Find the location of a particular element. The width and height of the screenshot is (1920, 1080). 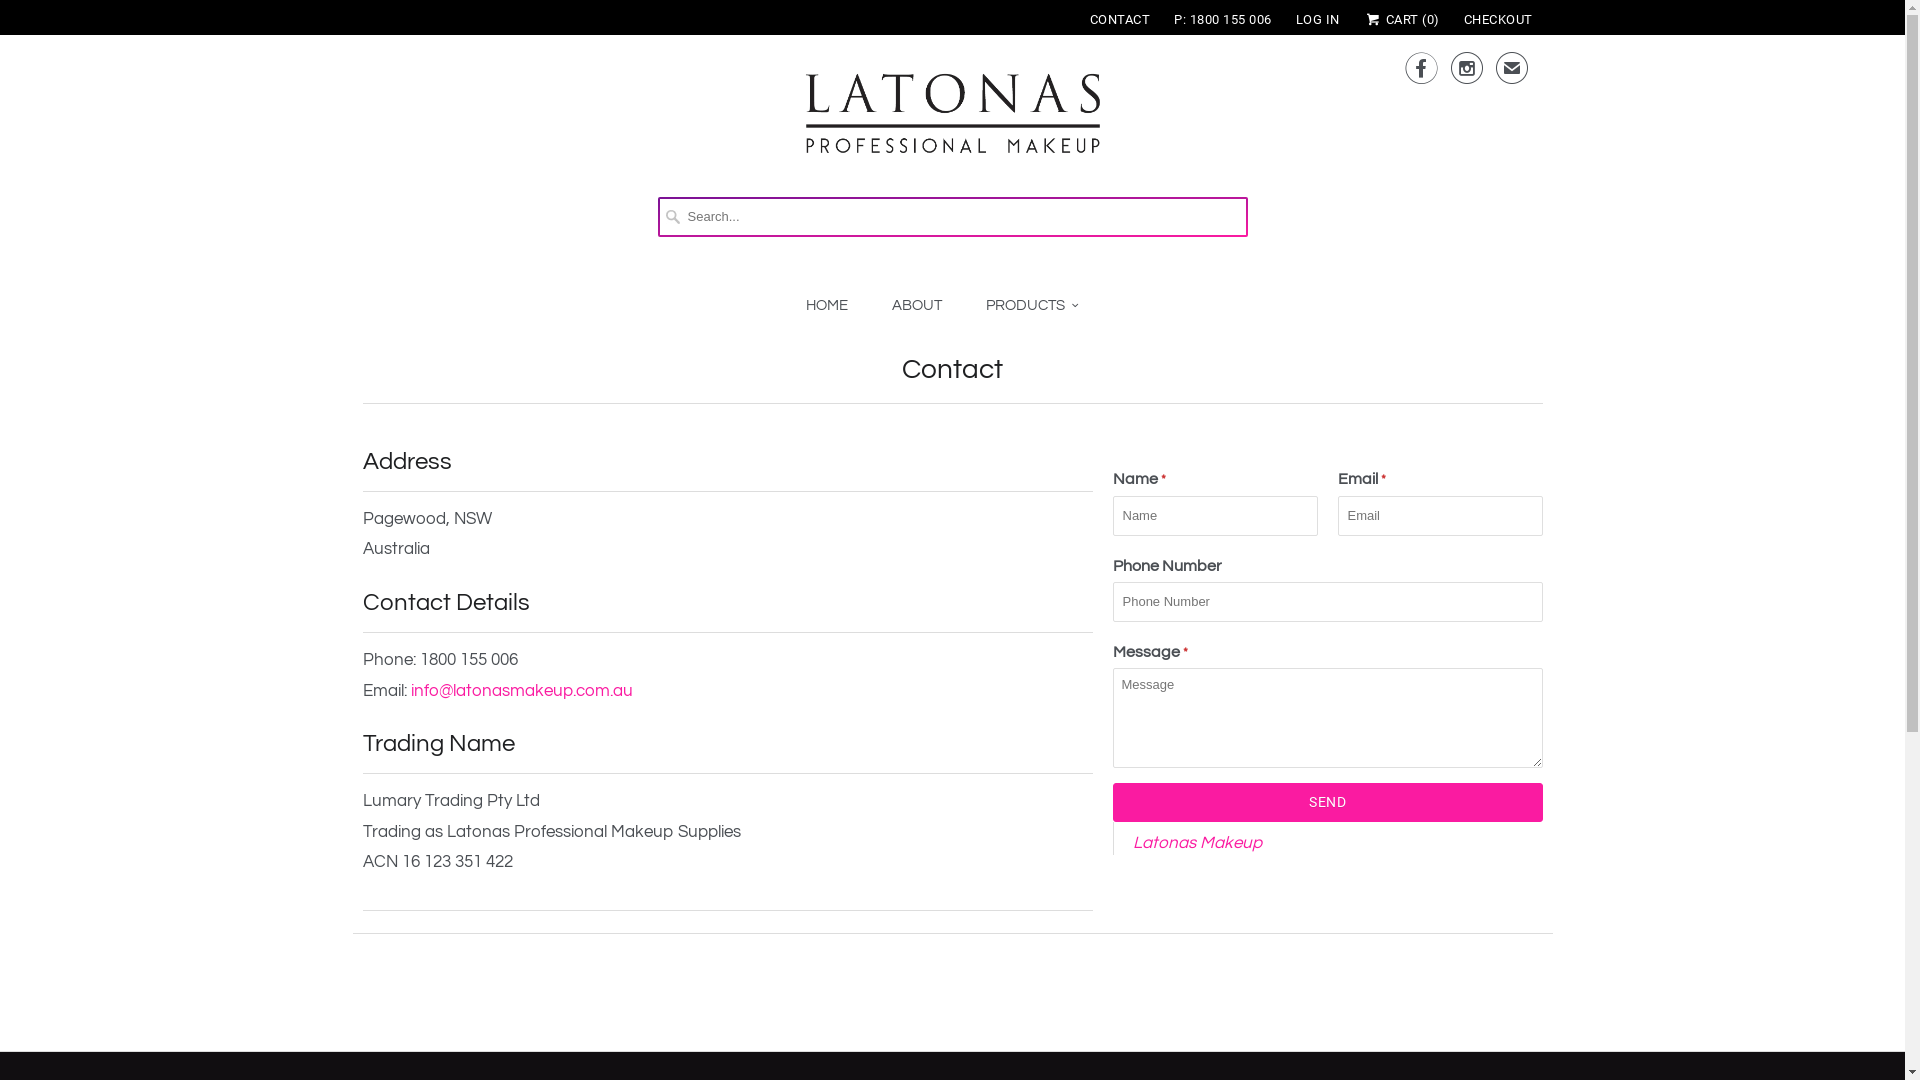

'CHECKOUT' is located at coordinates (1498, 19).